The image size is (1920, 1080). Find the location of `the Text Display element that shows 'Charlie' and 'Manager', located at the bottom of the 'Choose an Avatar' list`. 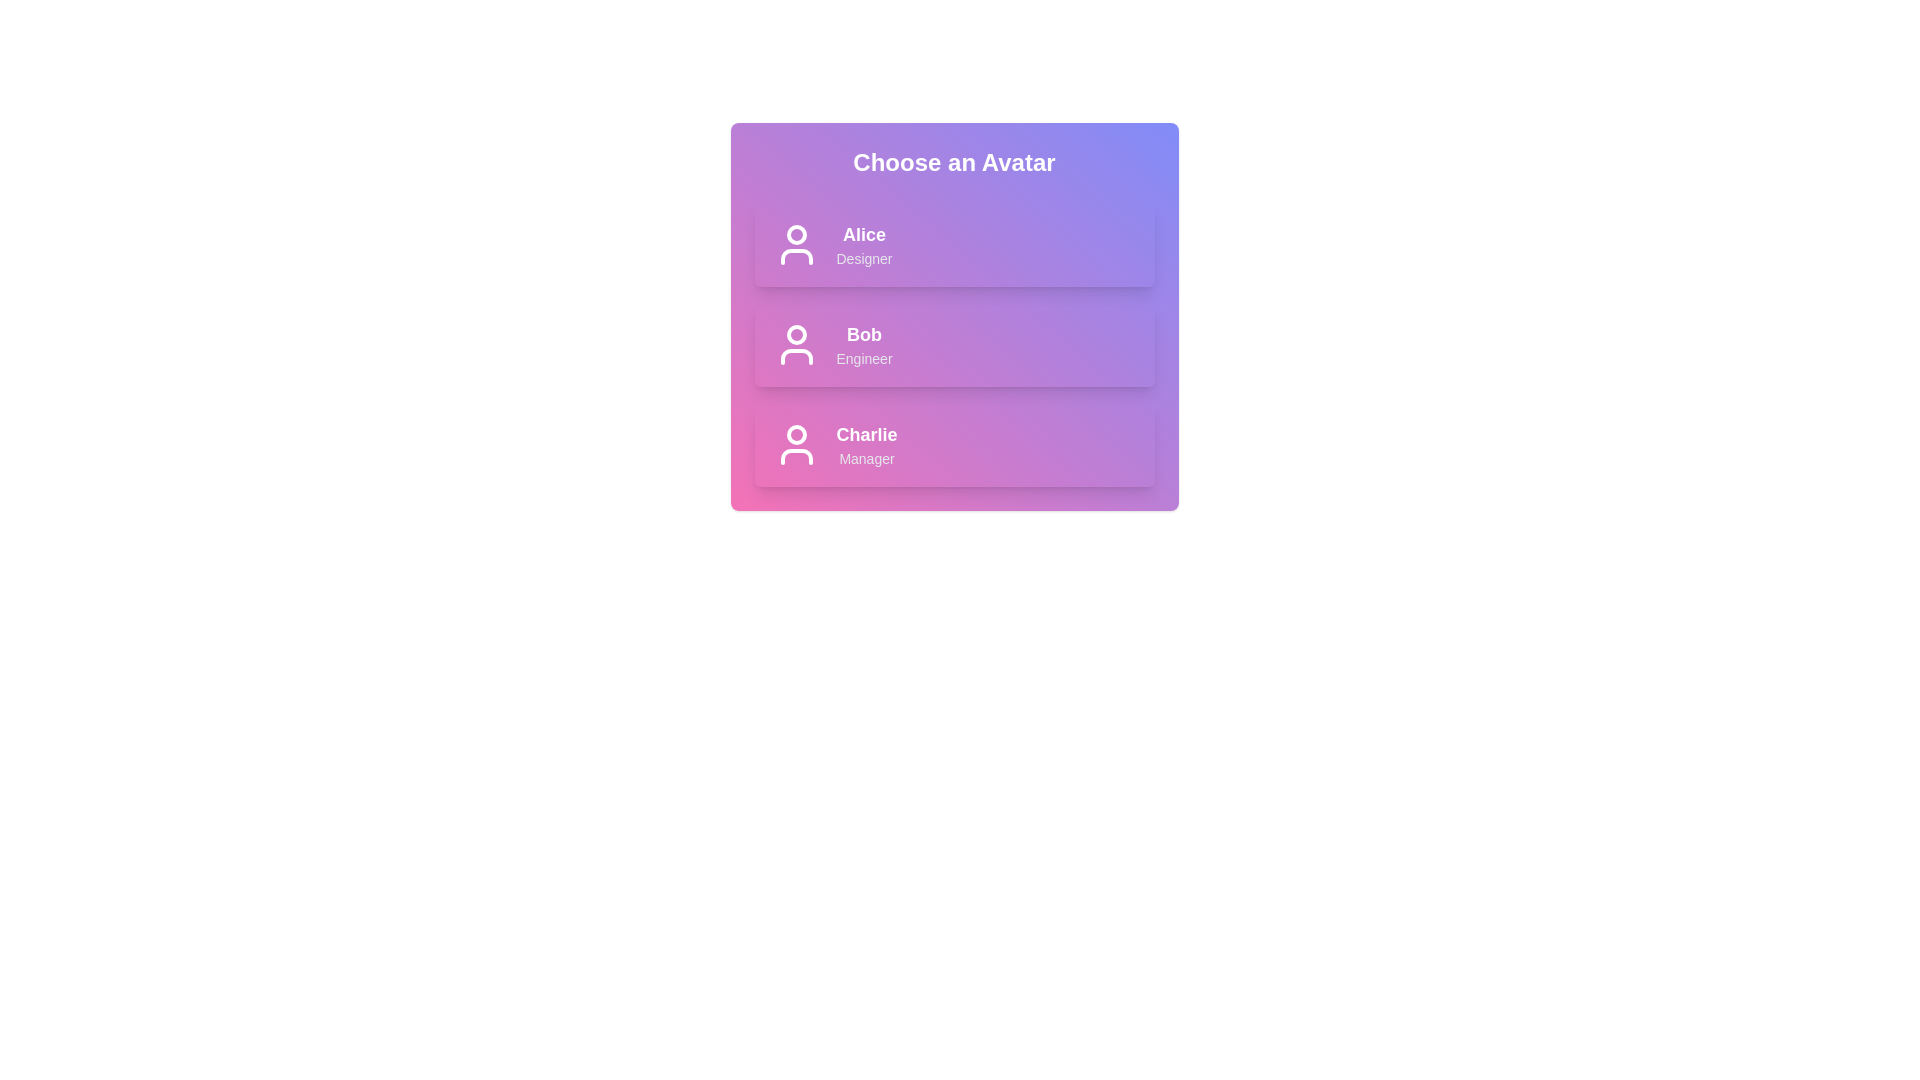

the Text Display element that shows 'Charlie' and 'Manager', located at the bottom of the 'Choose an Avatar' list is located at coordinates (867, 443).